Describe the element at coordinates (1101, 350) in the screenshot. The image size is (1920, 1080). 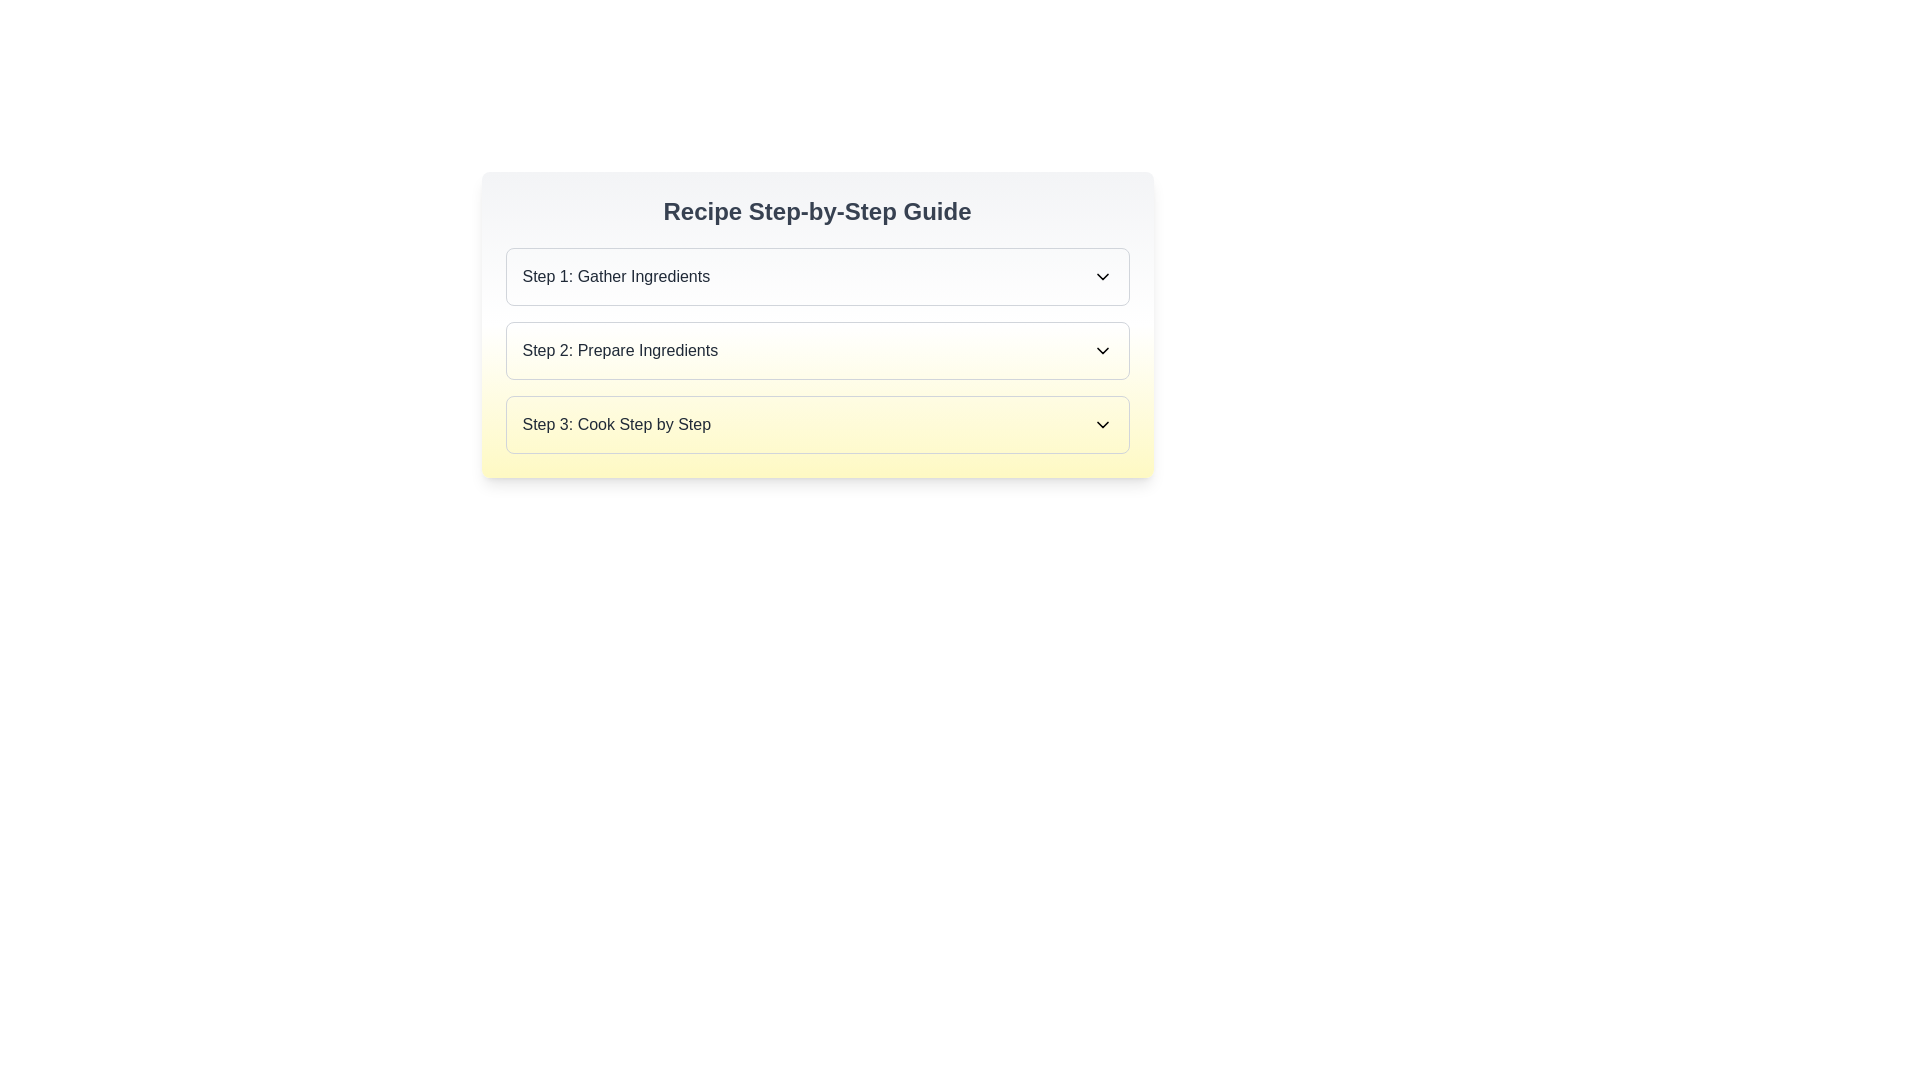
I see `the downwards-facing chevron icon with a thin black border located in the header labeled 'Step 2: Prepare Ingredients'` at that location.